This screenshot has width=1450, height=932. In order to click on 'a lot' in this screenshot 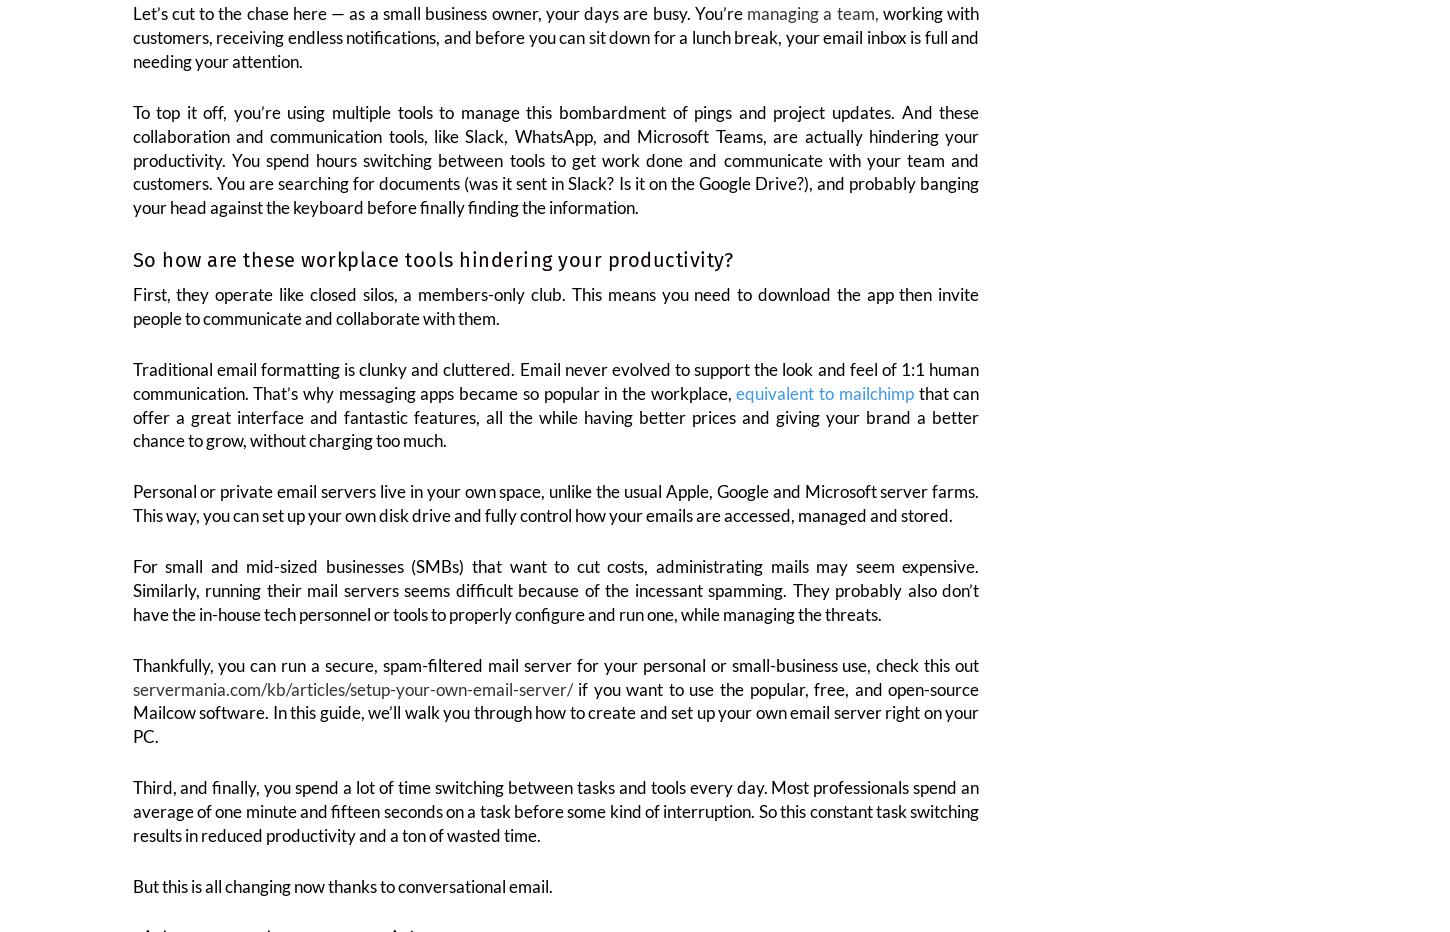, I will do `click(361, 800)`.